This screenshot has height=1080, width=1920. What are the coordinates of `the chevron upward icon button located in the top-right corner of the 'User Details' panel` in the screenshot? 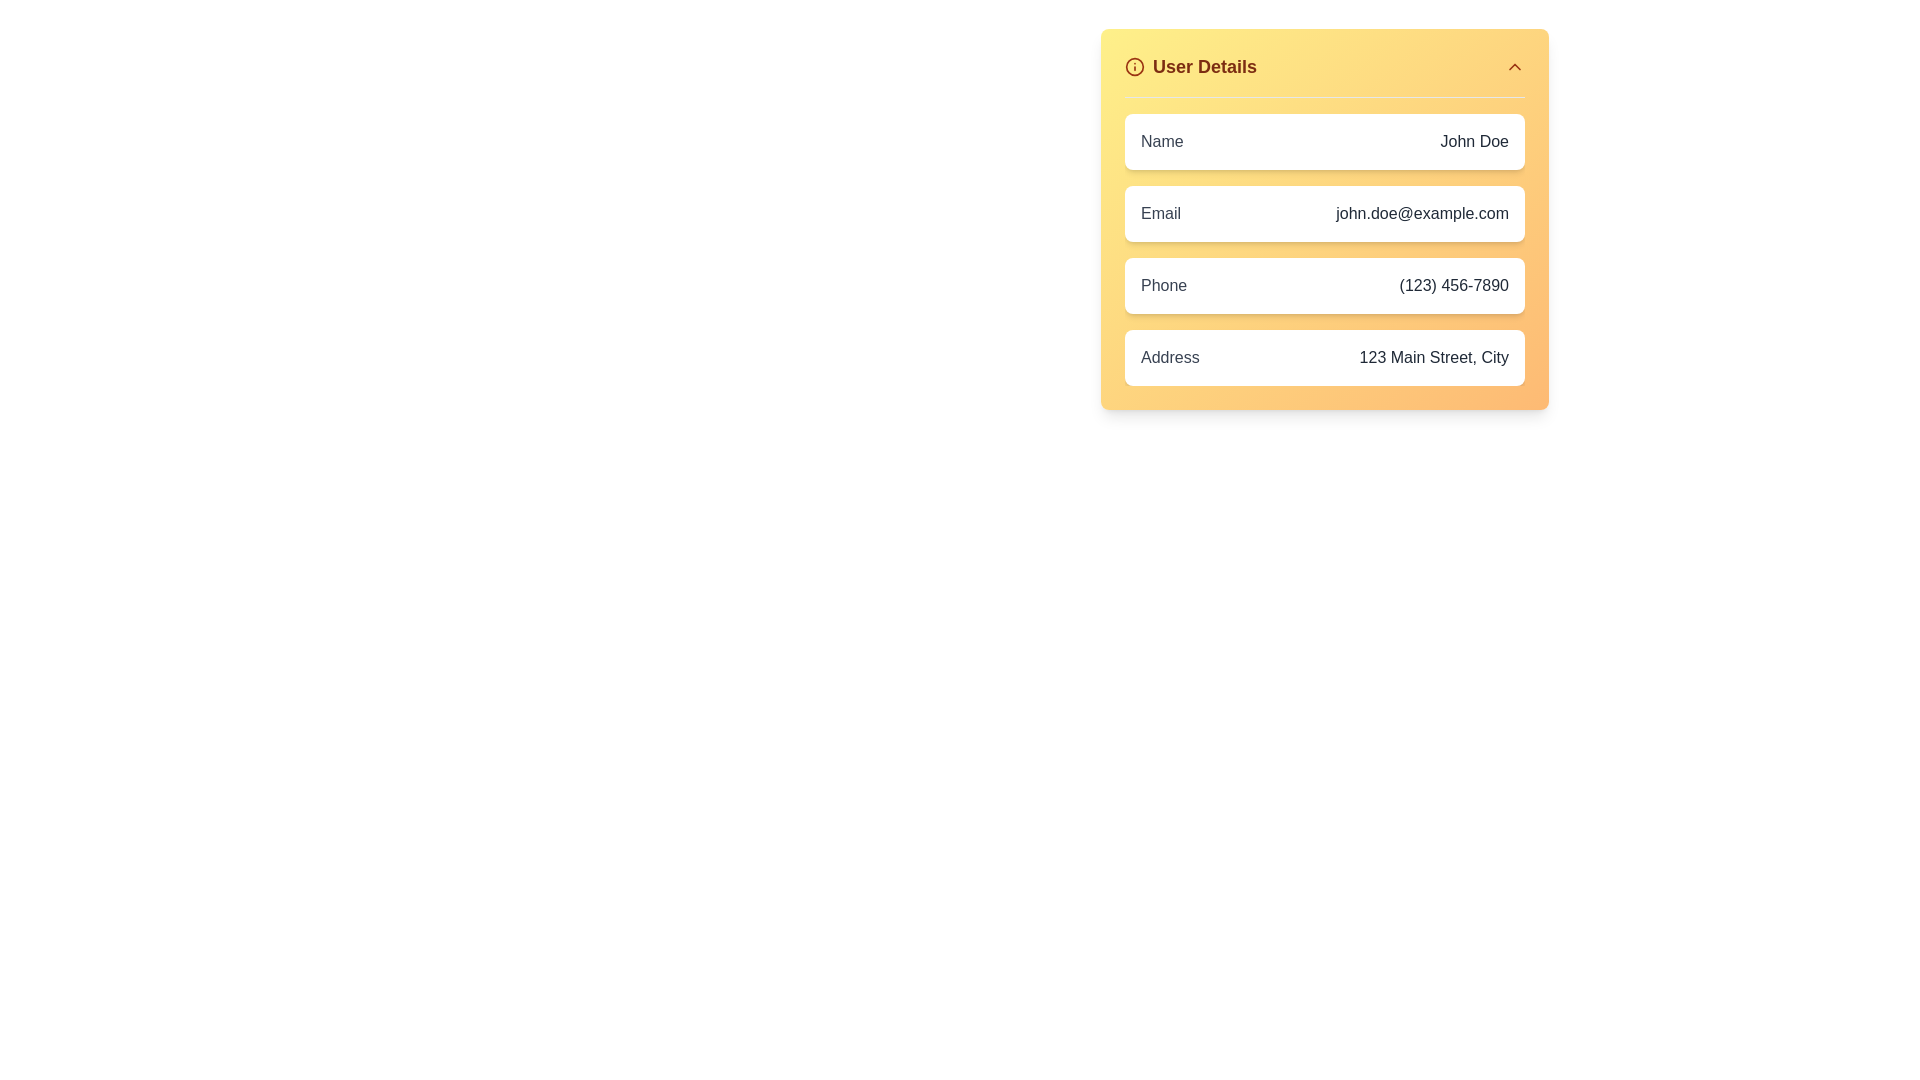 It's located at (1515, 65).